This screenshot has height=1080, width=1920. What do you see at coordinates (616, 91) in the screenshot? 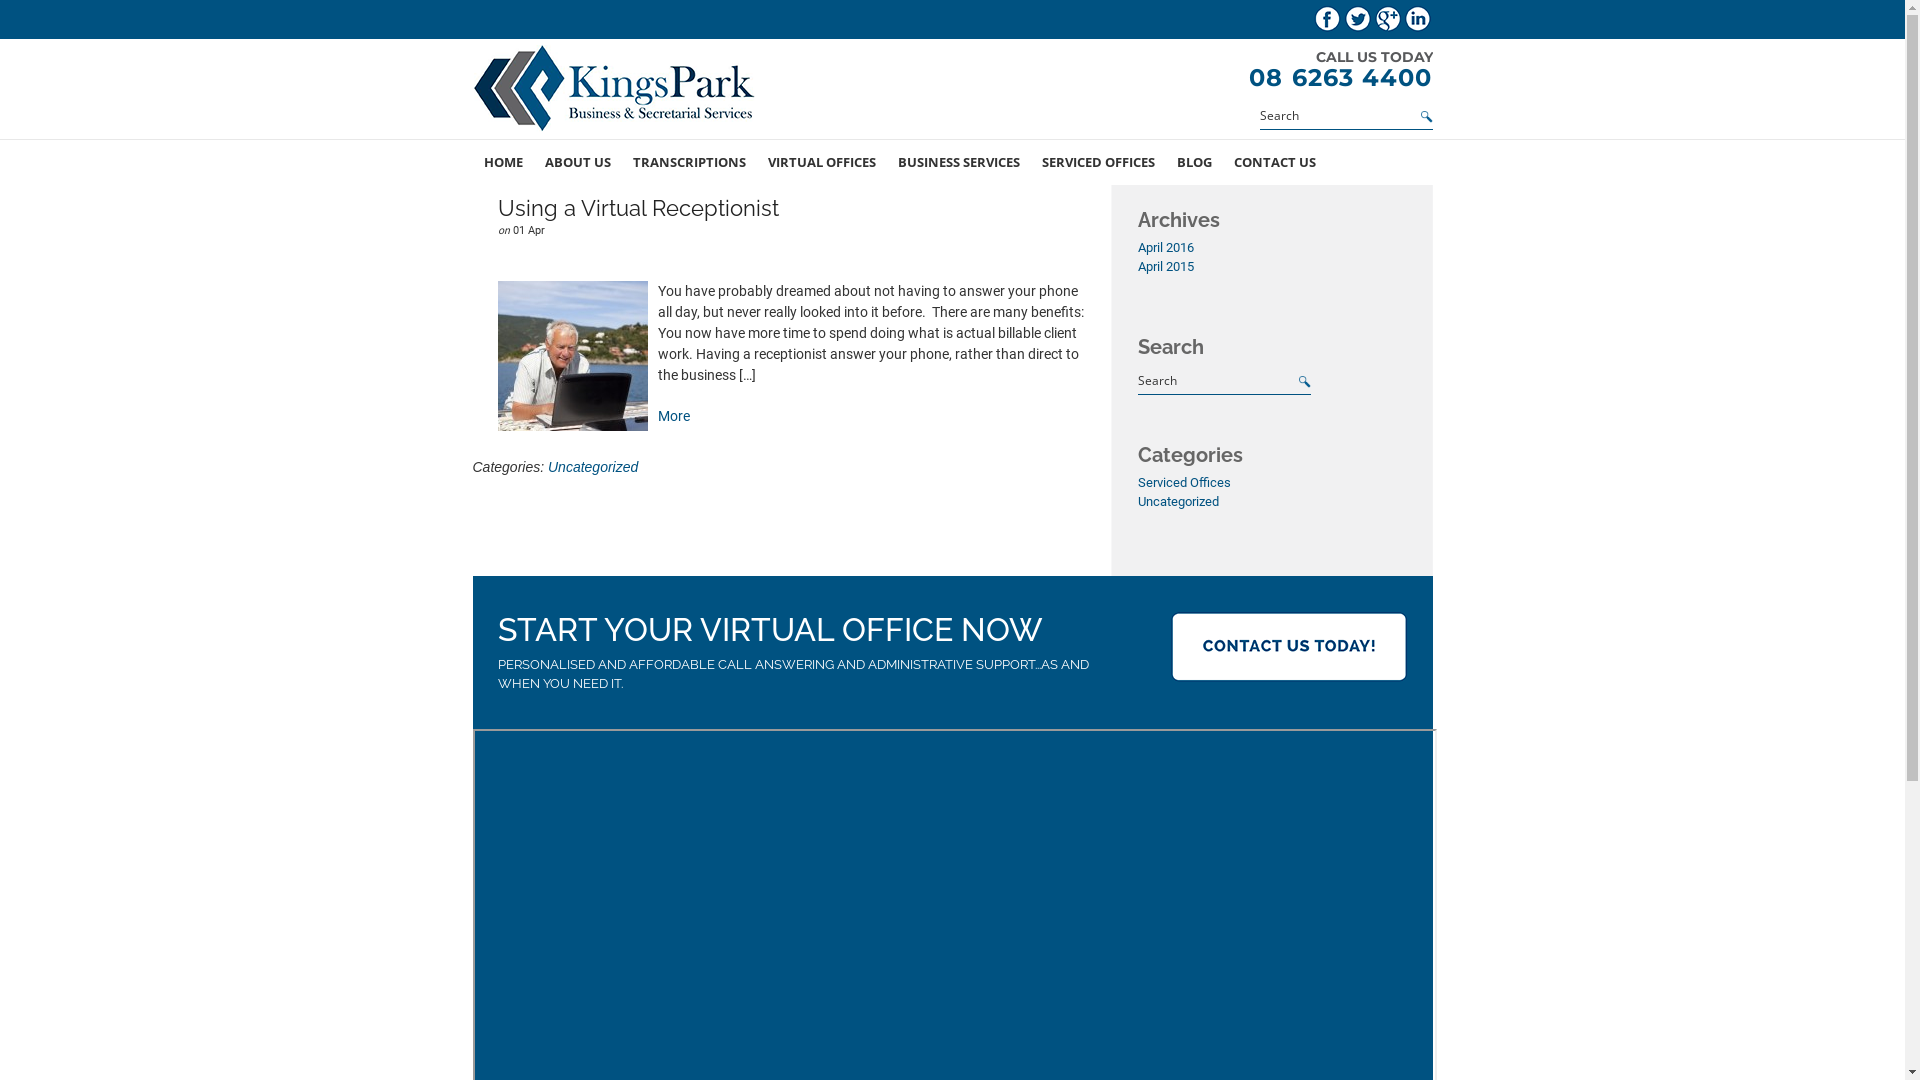
I see `'Kings Park Business and Secretarial Services'` at bounding box center [616, 91].